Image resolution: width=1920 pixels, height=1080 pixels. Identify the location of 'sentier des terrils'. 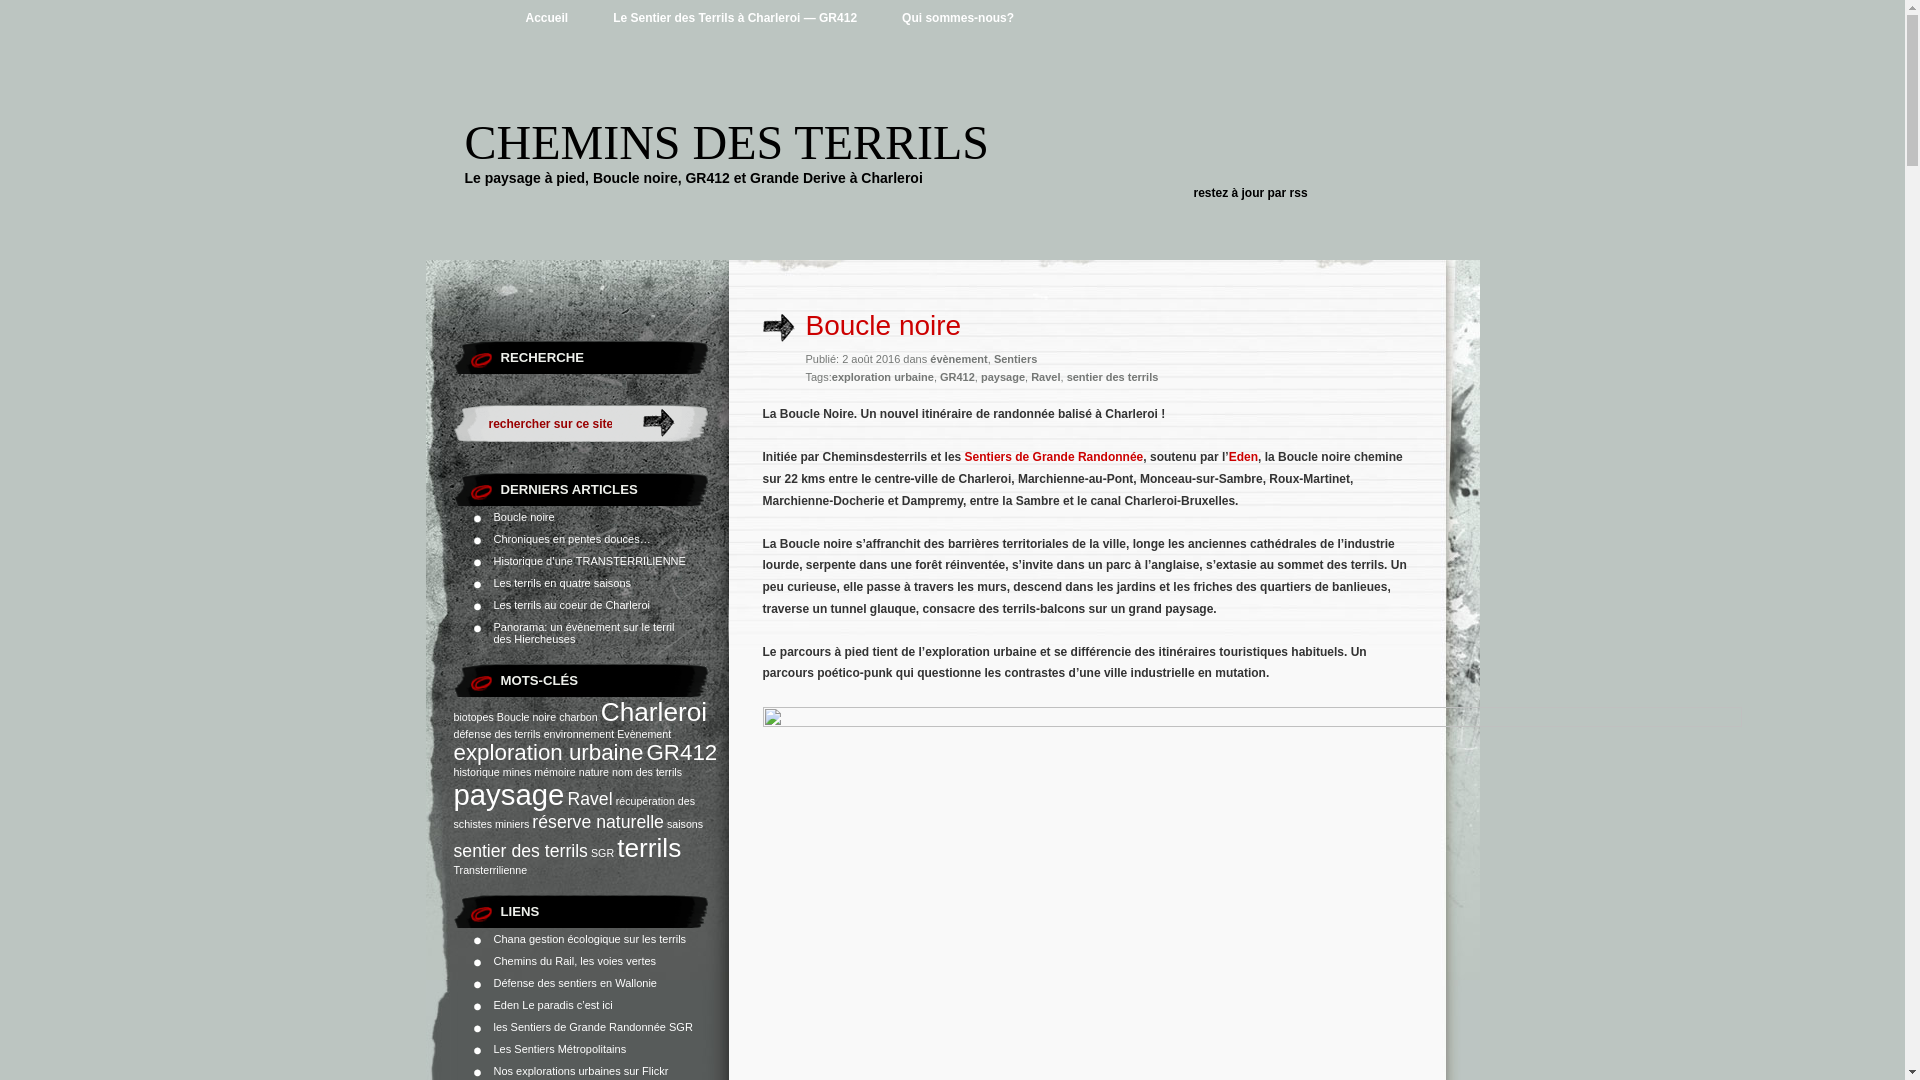
(1112, 377).